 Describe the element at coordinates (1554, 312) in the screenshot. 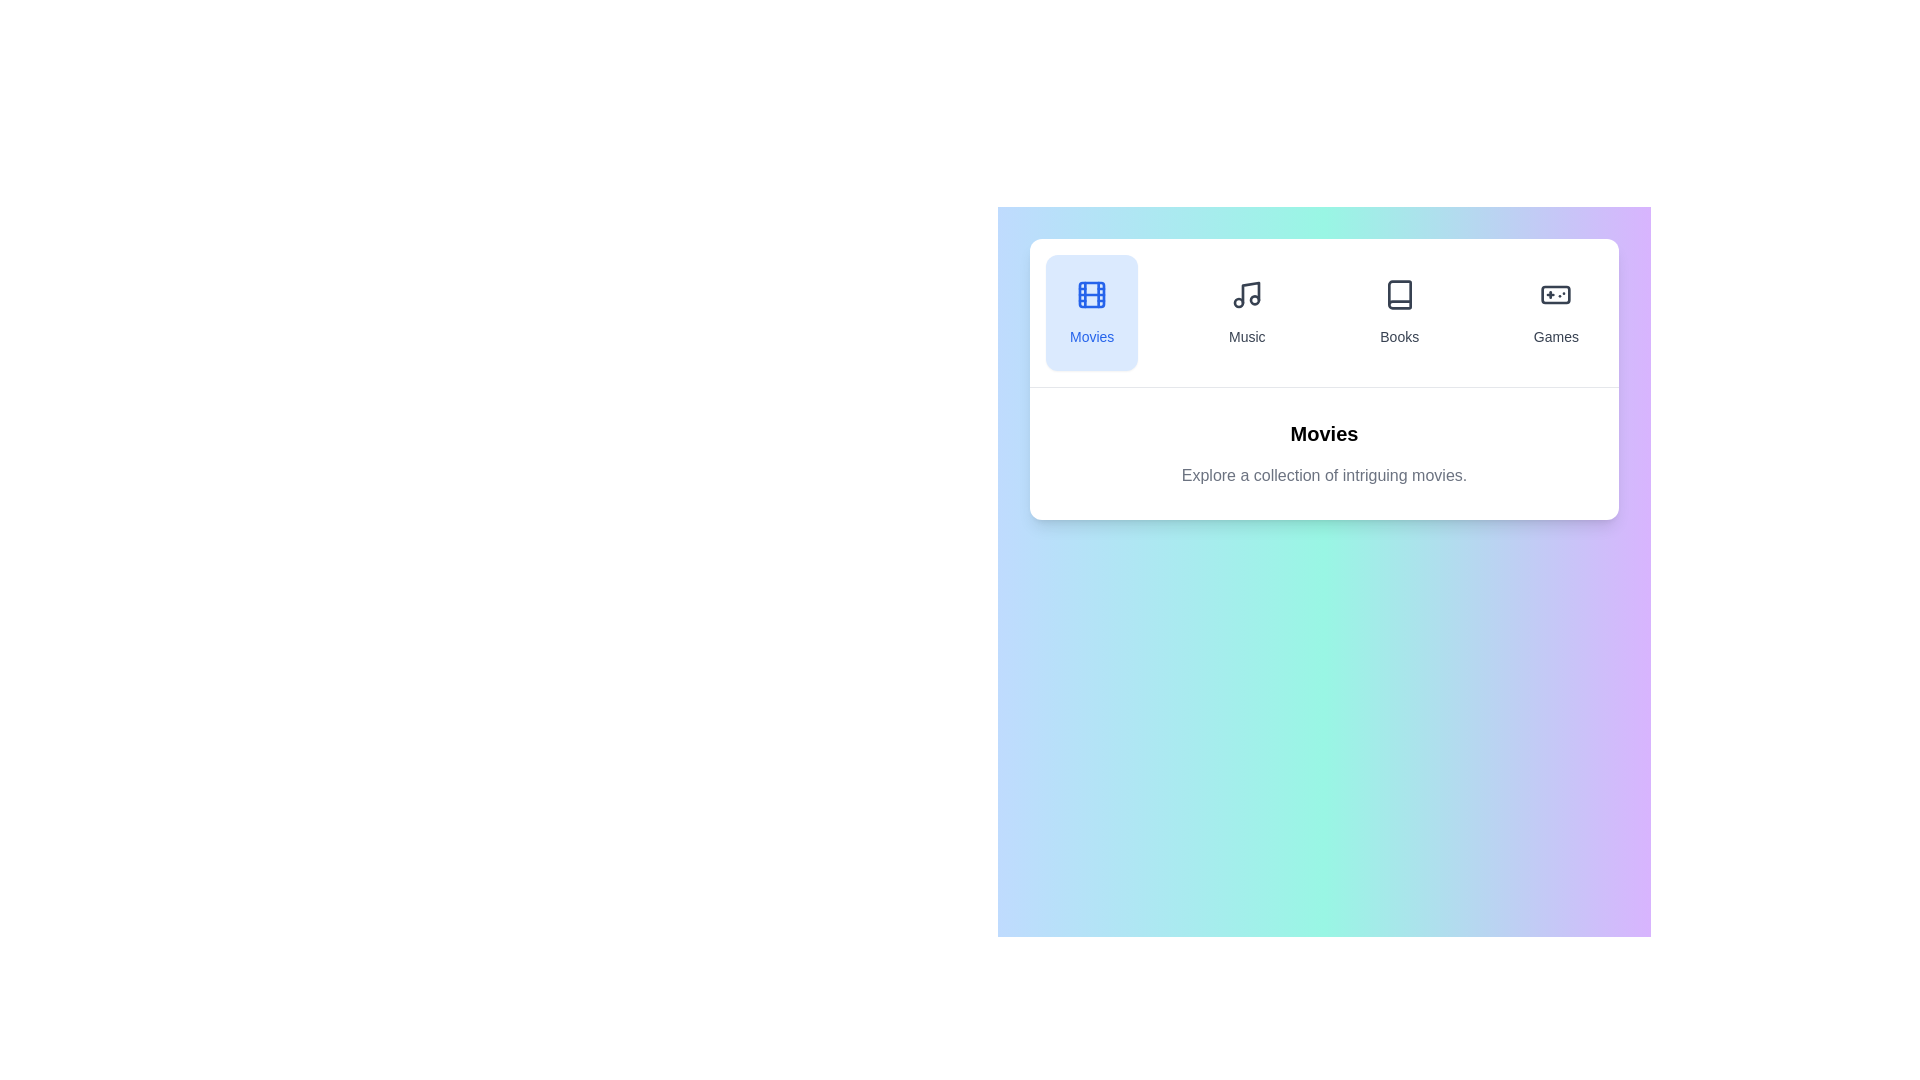

I see `the Games tab to switch to the respective entertainment category` at that location.